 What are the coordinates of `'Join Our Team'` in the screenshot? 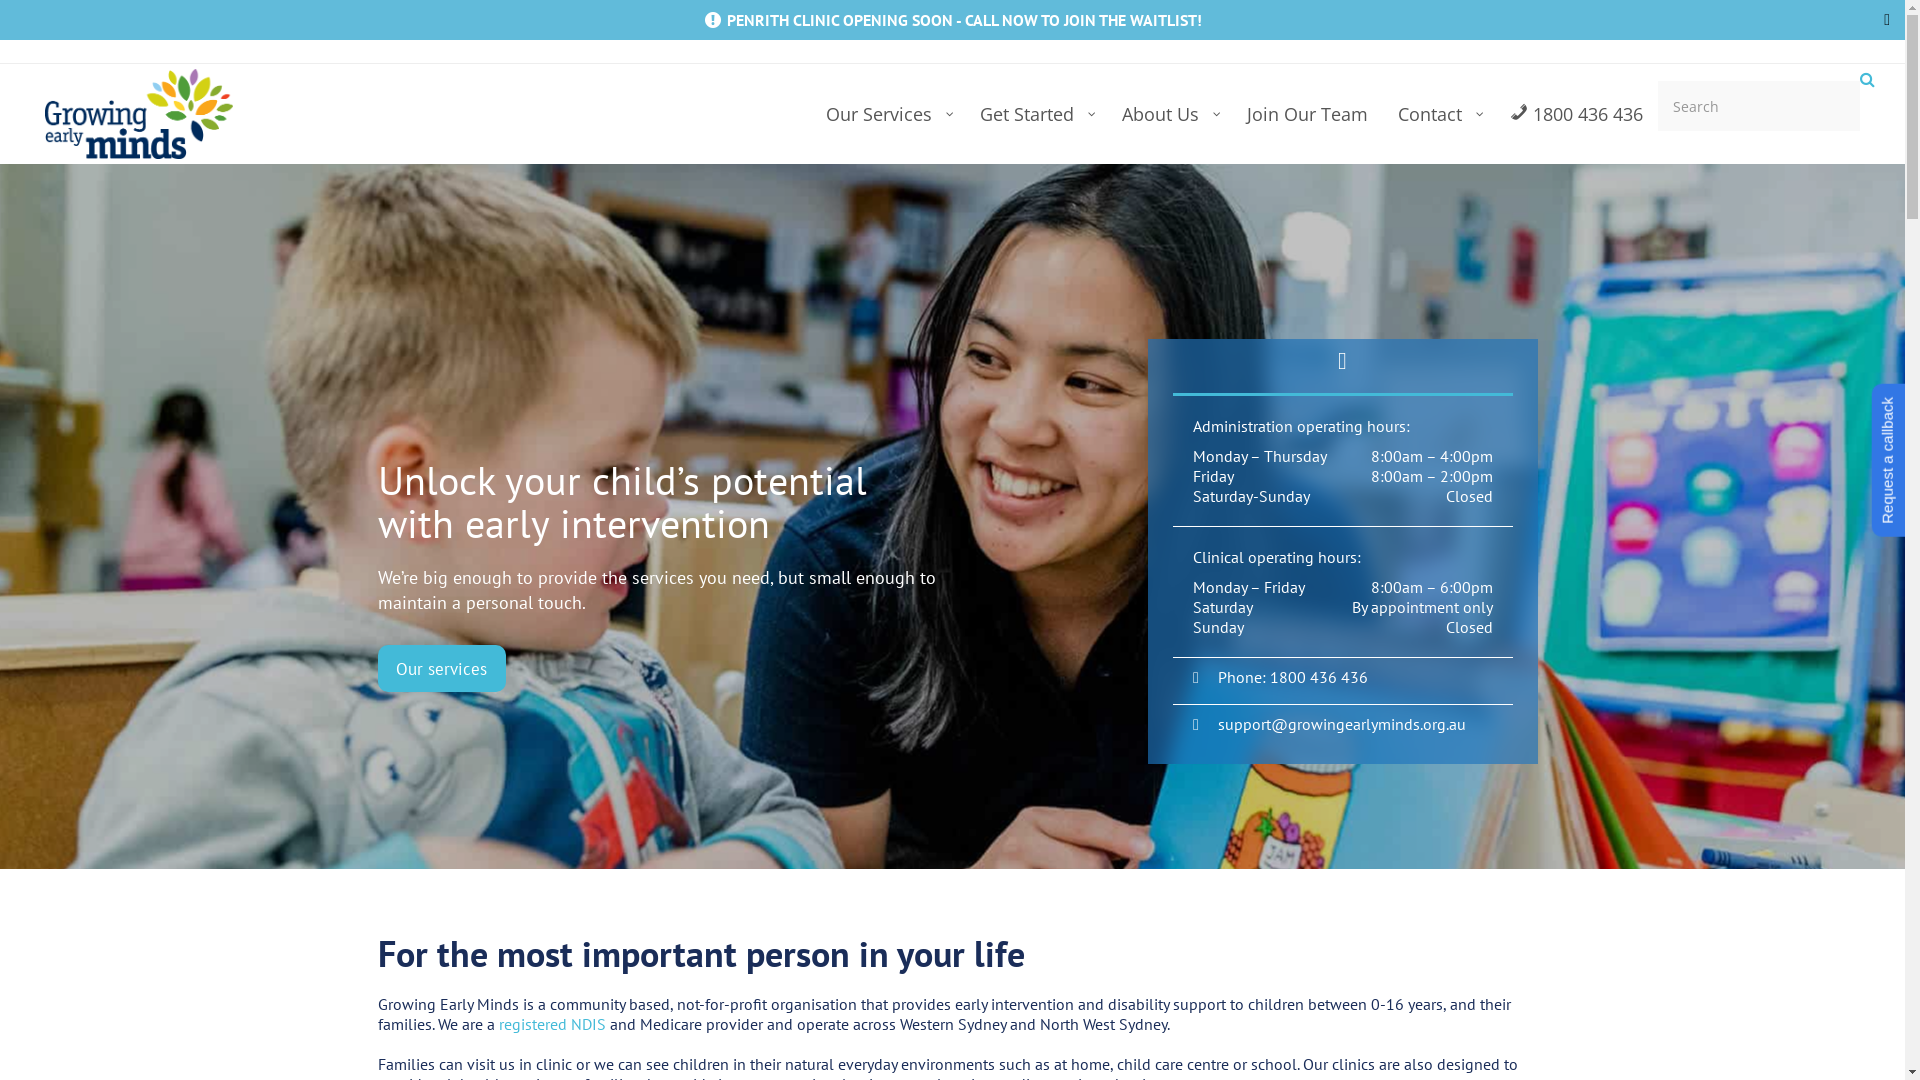 It's located at (1307, 114).